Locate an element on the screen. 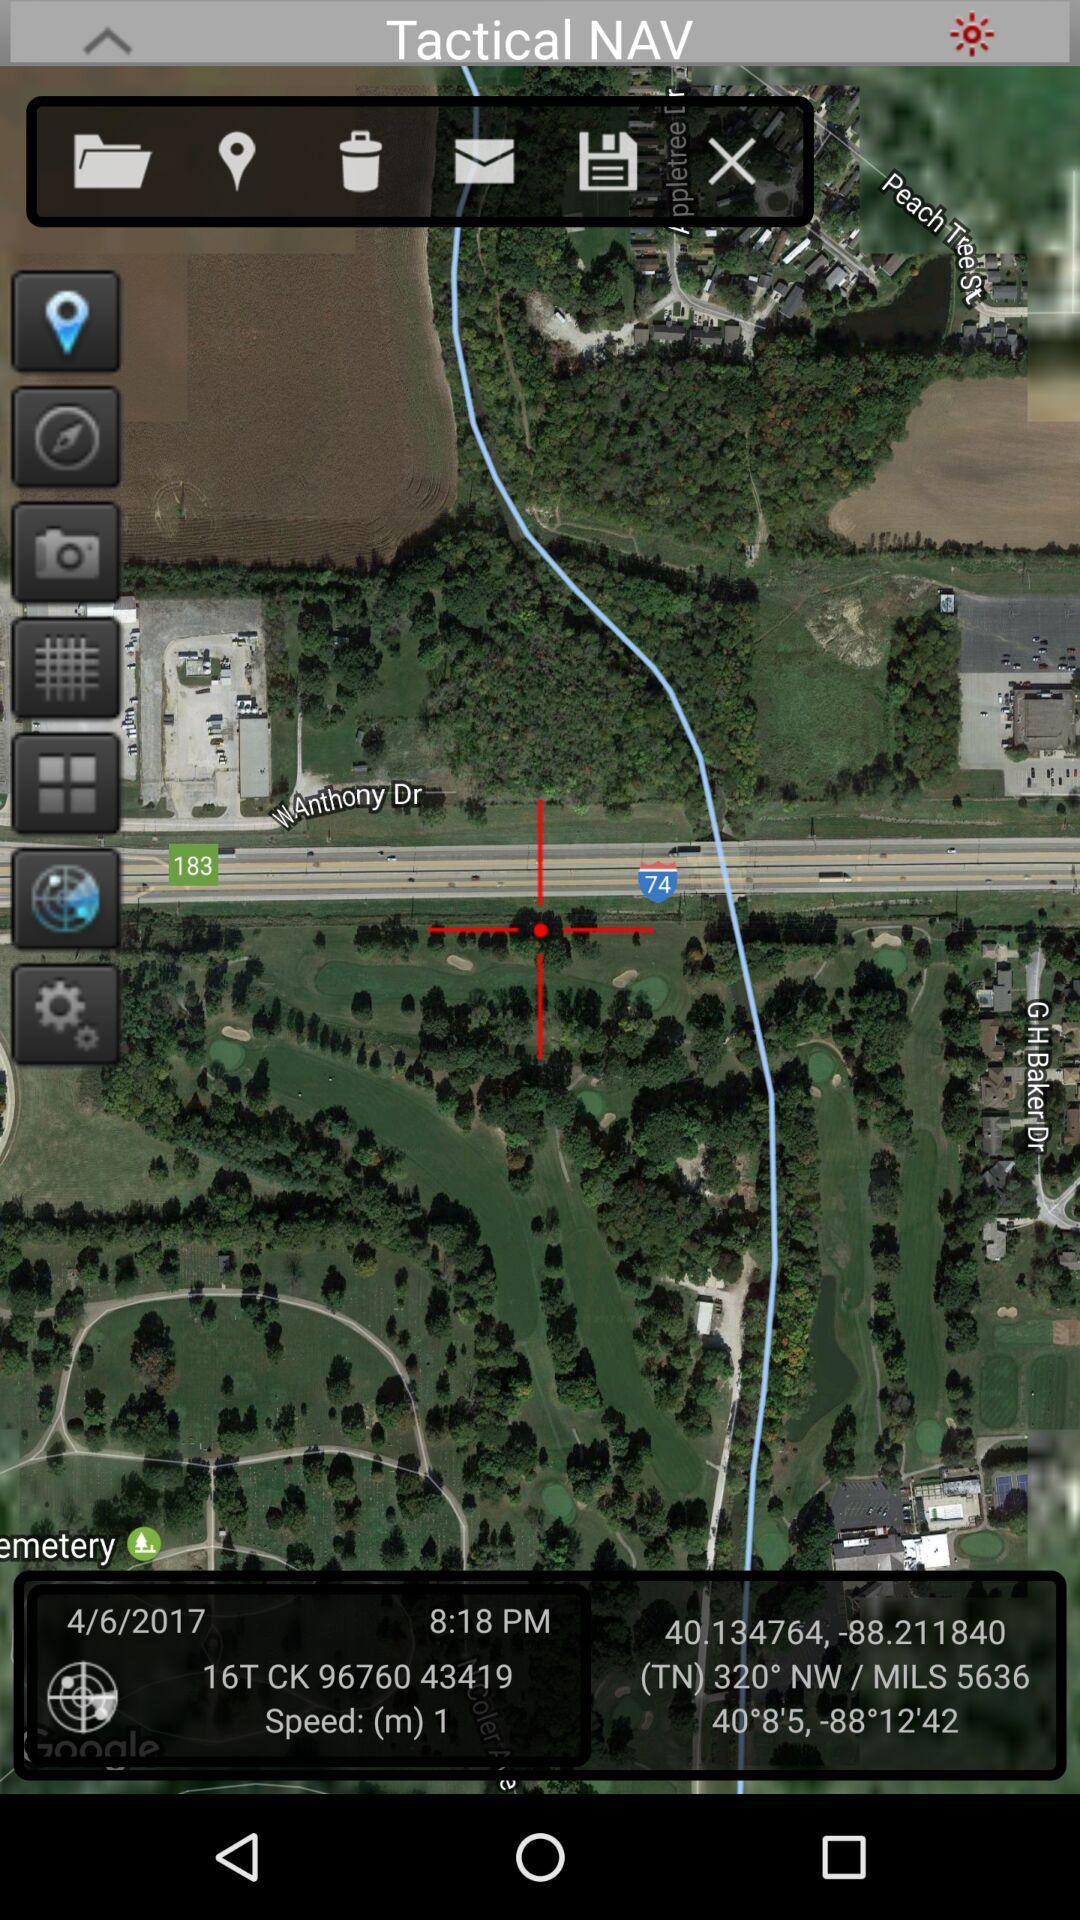  use current location is located at coordinates (255, 156).